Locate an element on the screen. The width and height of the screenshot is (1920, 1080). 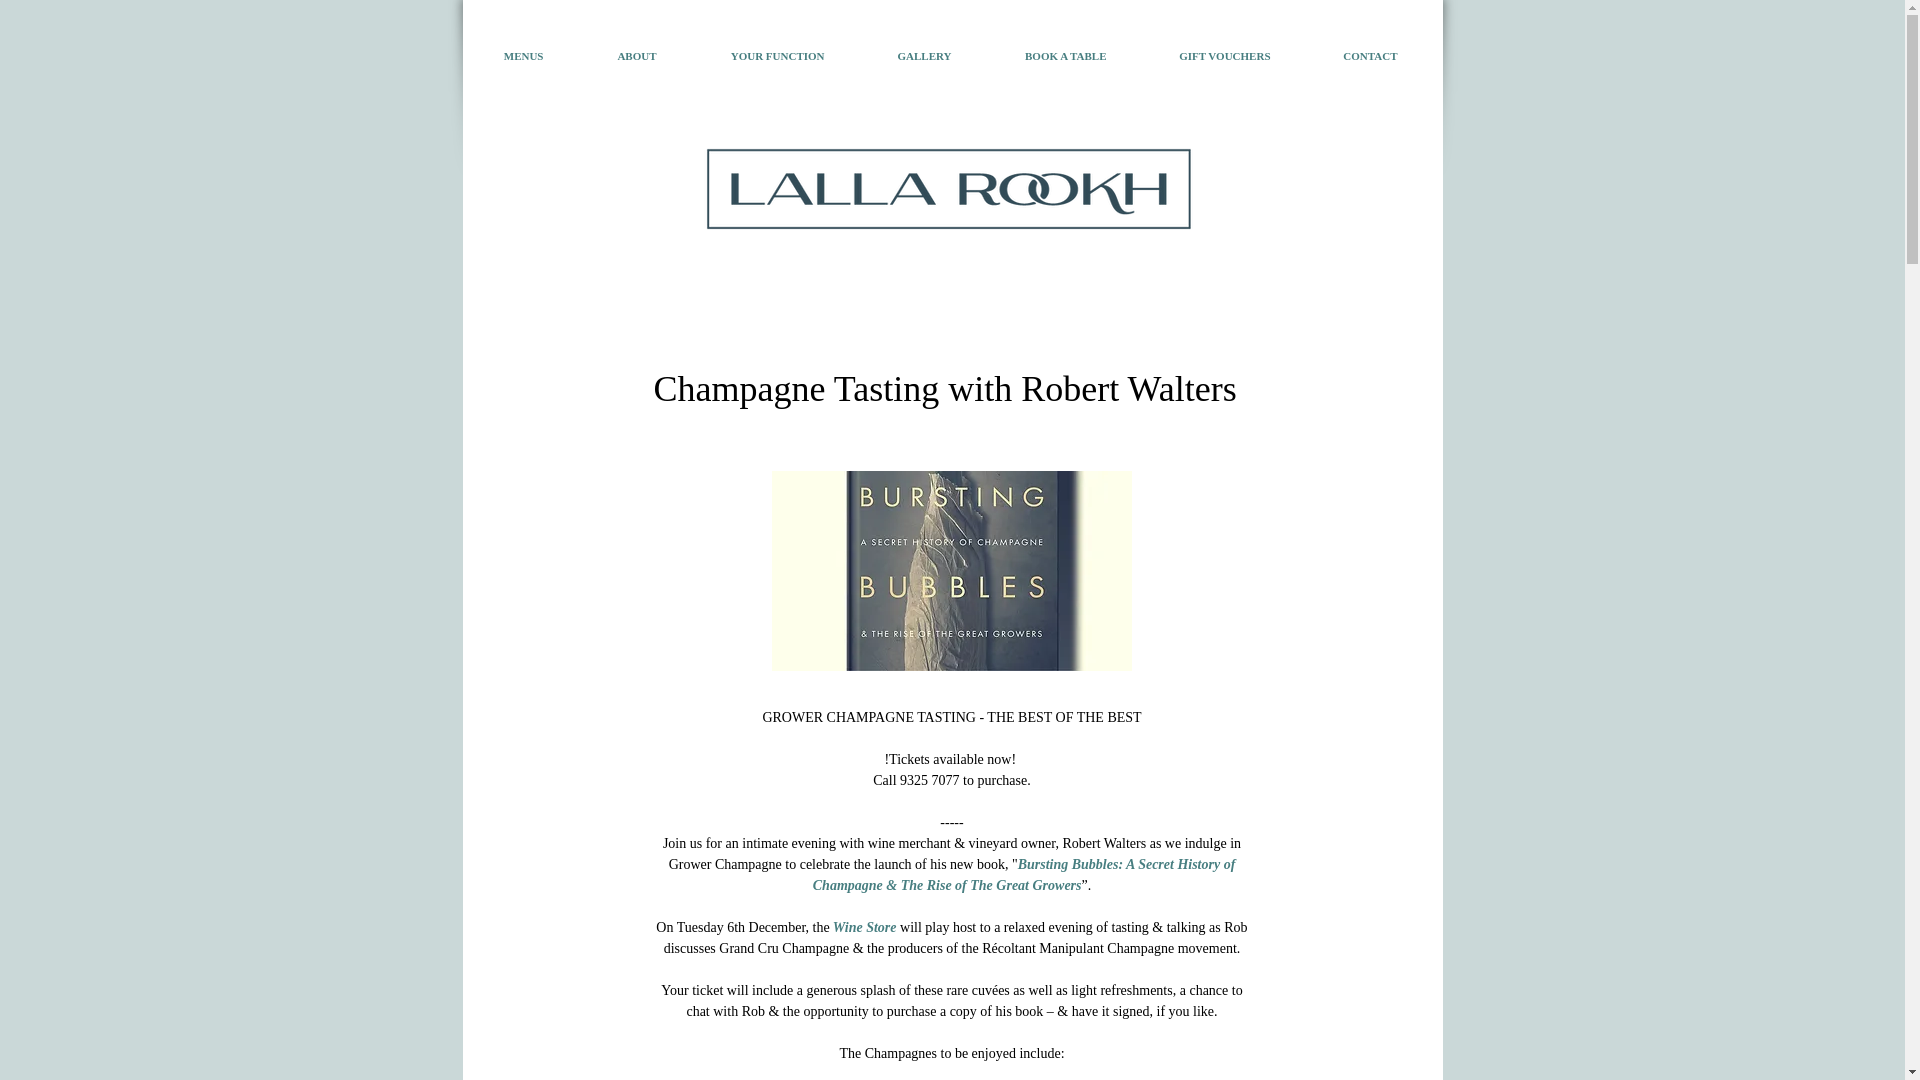
' Wine Store' is located at coordinates (830, 927).